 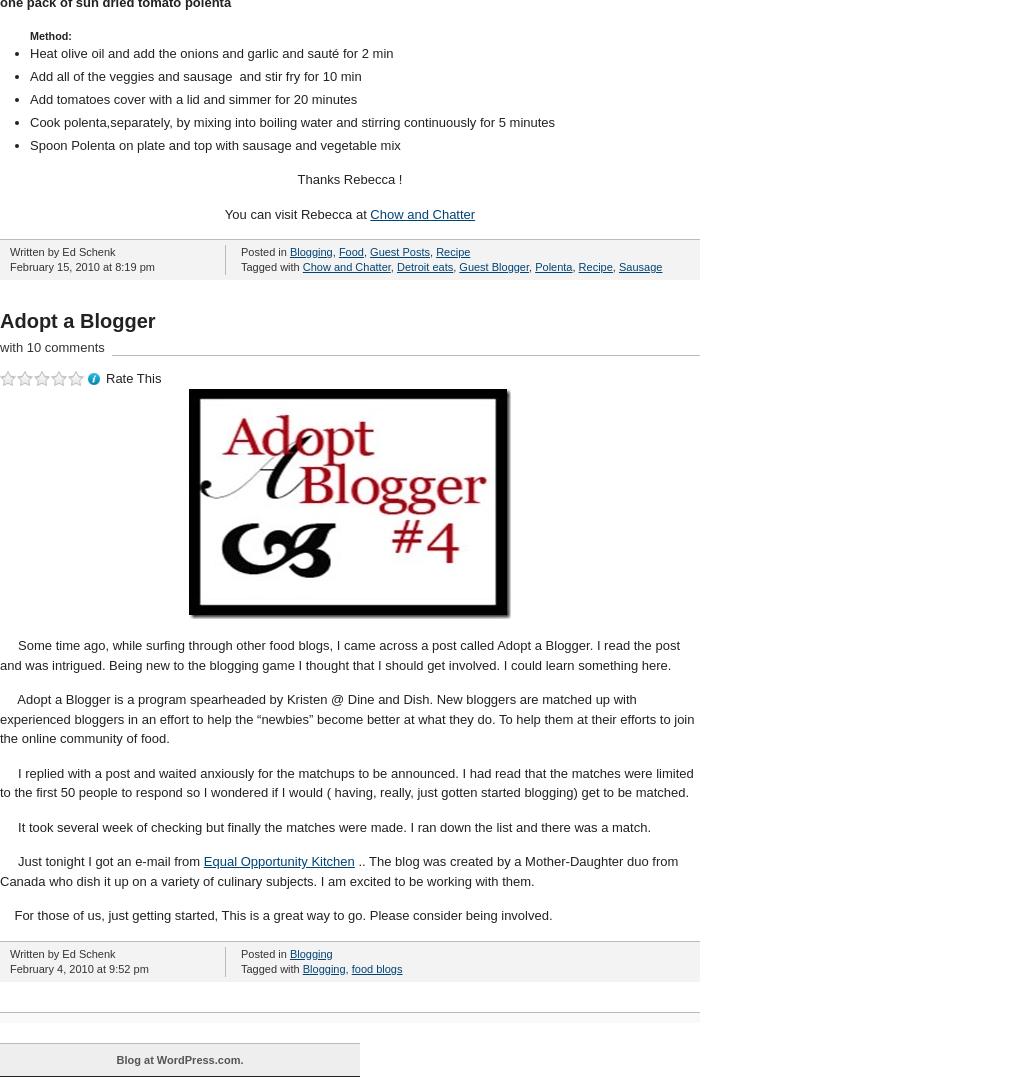 What do you see at coordinates (210, 53) in the screenshot?
I see `'Heat olive oil and add the onions and garlic and sauté for 2 min'` at bounding box center [210, 53].